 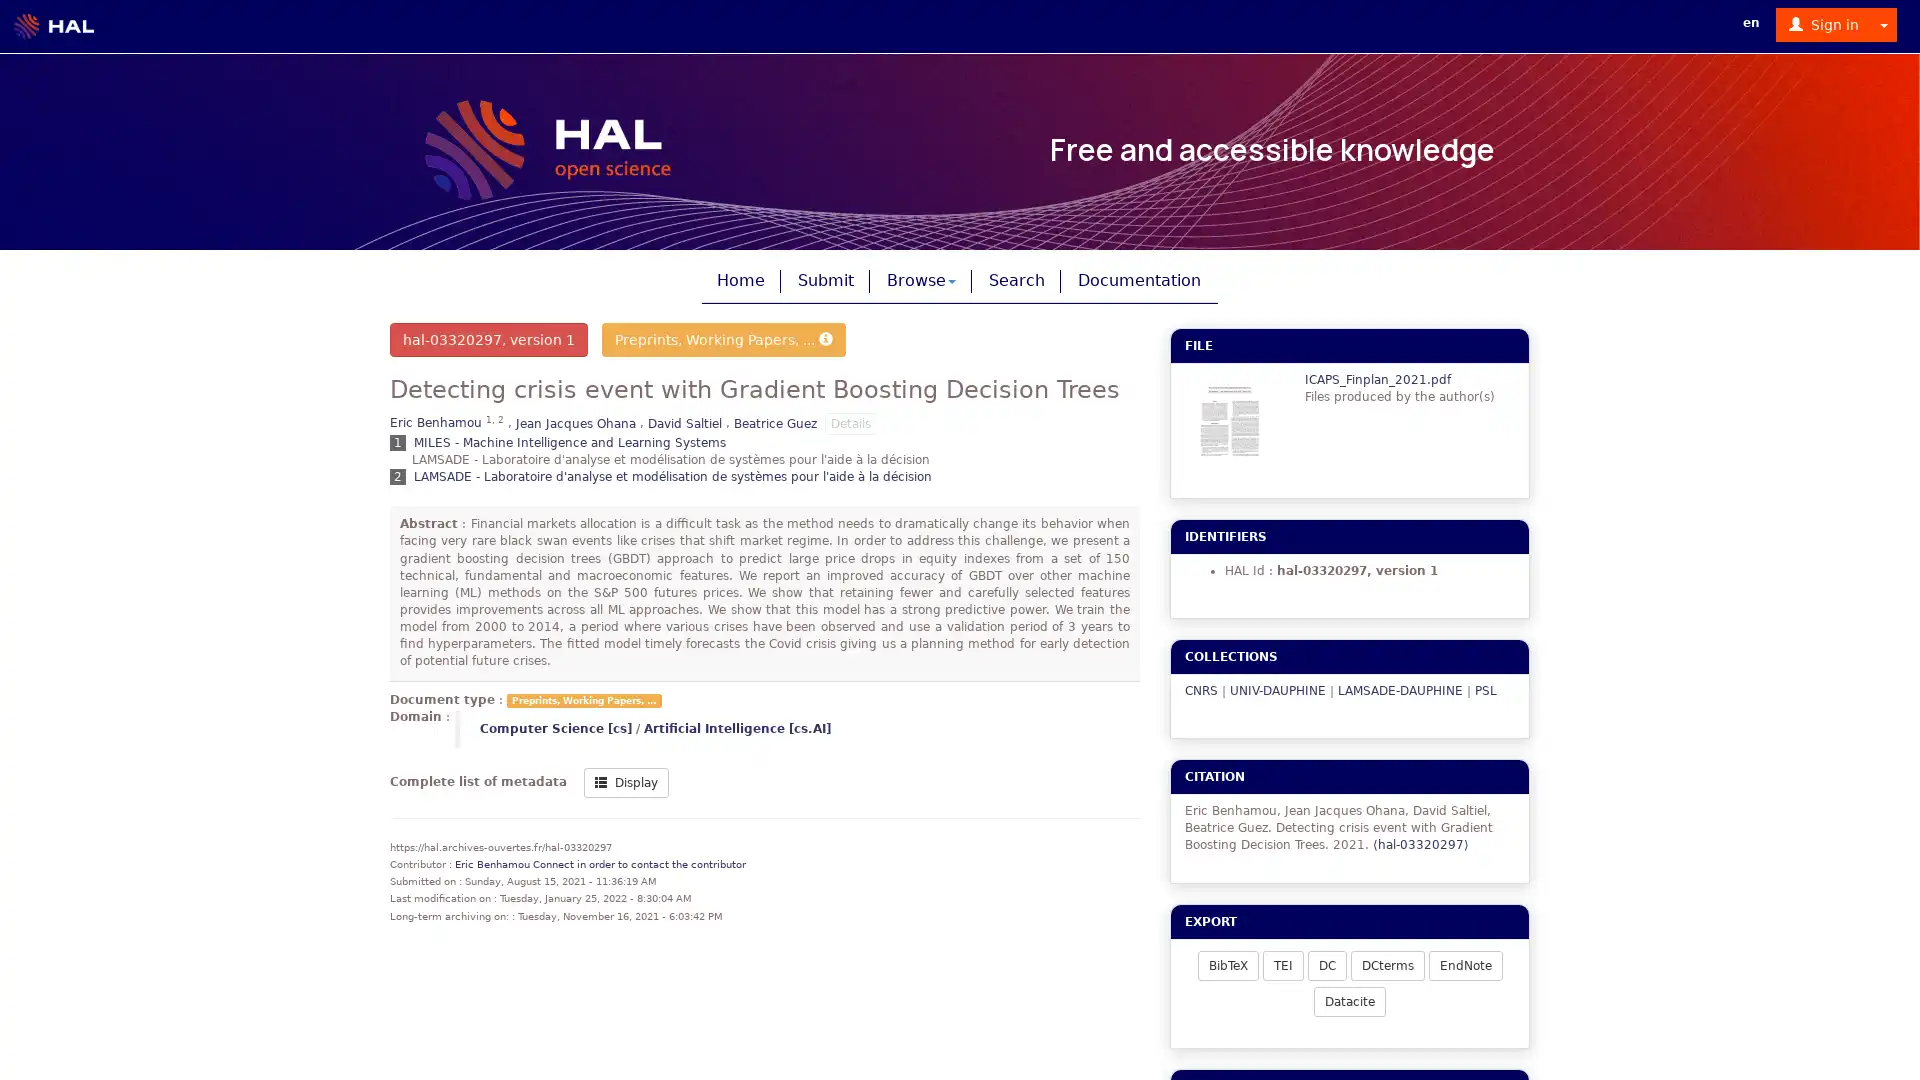 What do you see at coordinates (850, 422) in the screenshot?
I see `Details` at bounding box center [850, 422].